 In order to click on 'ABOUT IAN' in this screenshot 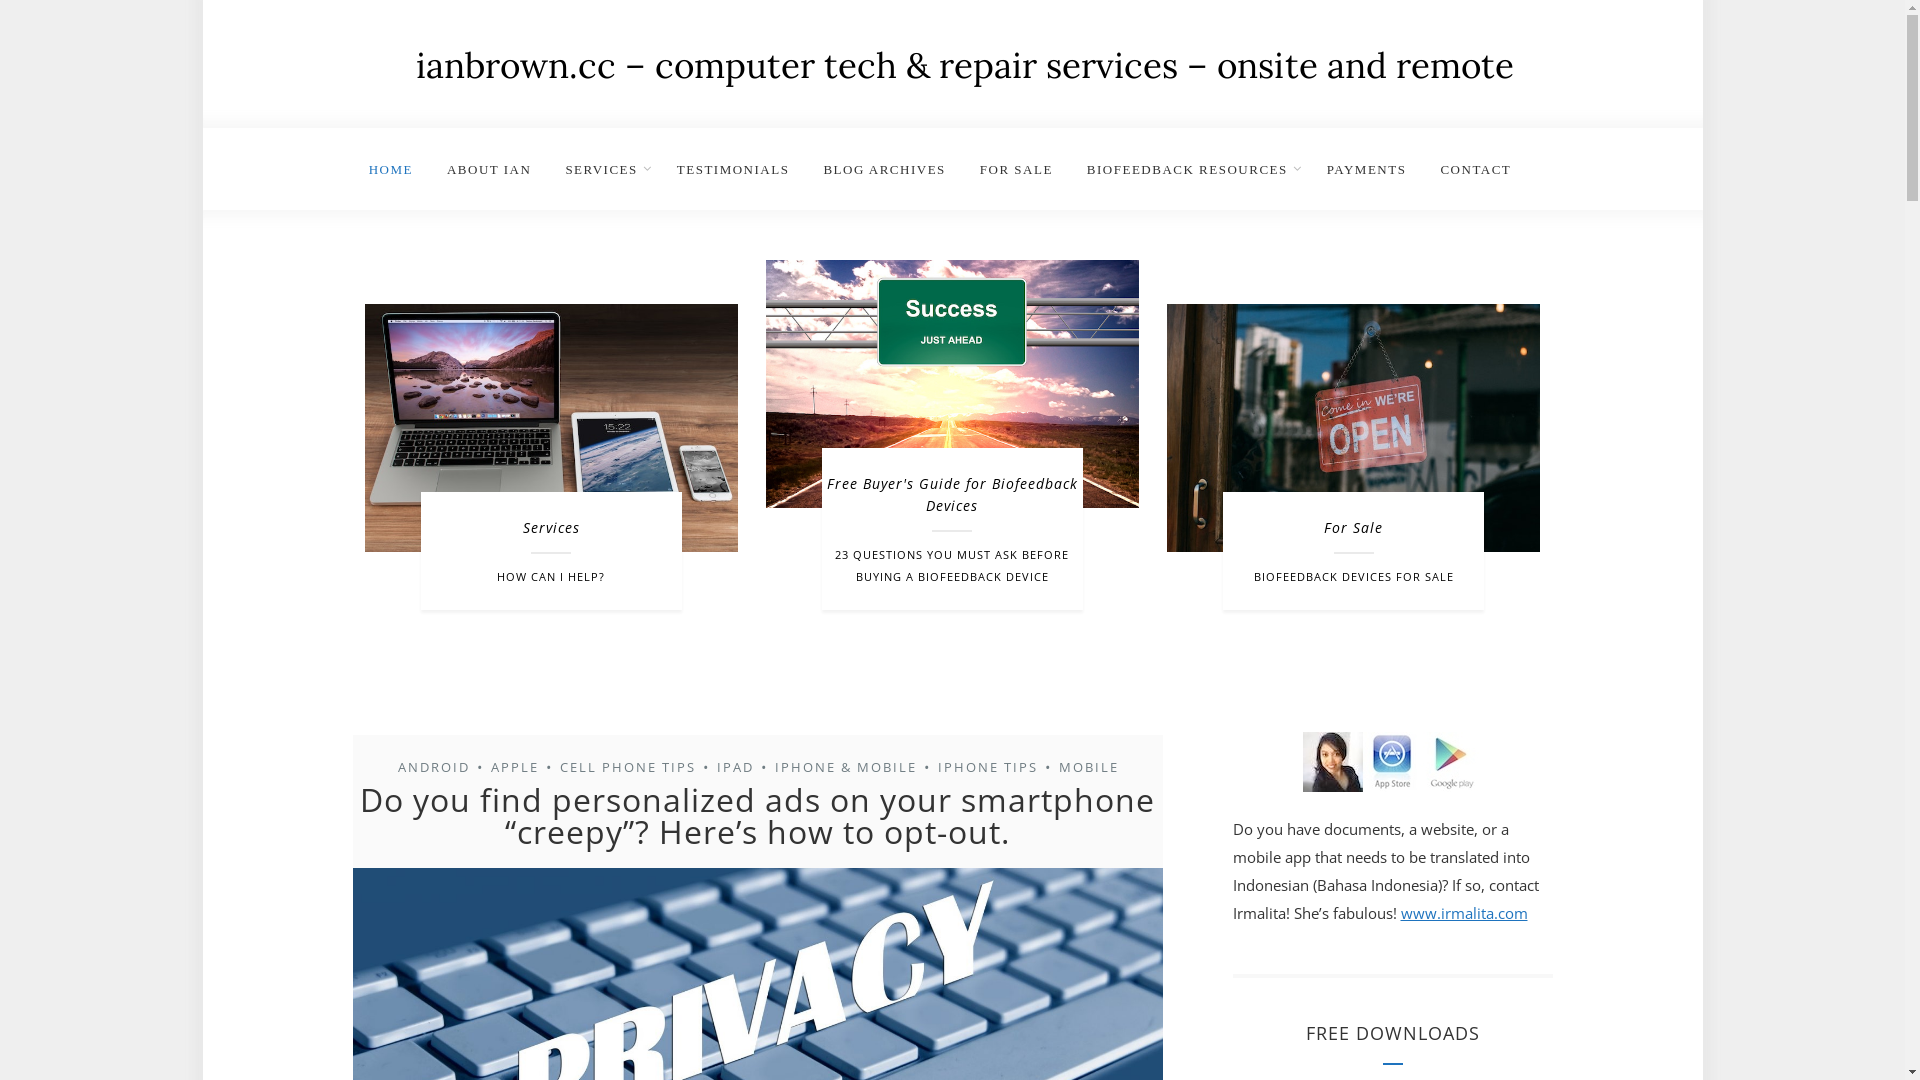, I will do `click(489, 163)`.